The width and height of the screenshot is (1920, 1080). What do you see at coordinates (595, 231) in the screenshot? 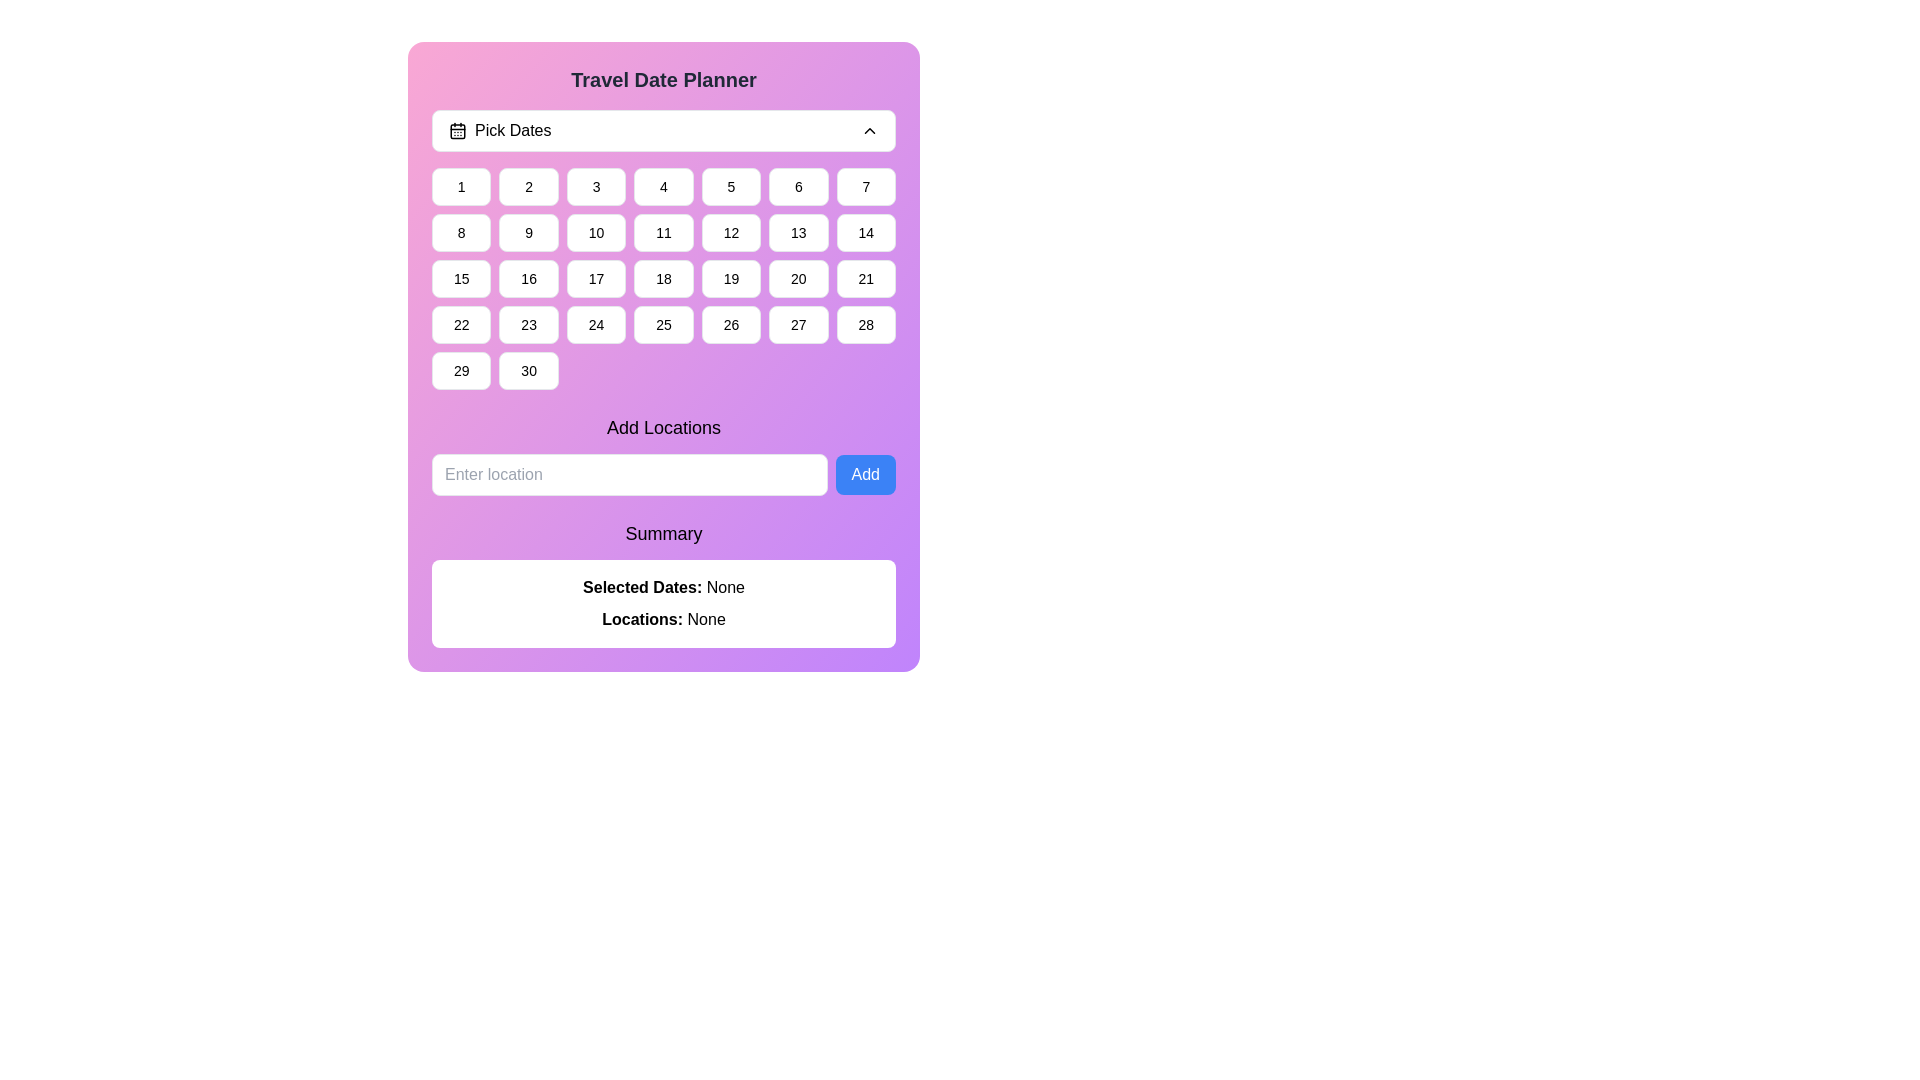
I see `the button representing the date '10' in the date picker grid located below the 'Pick Dates' header` at bounding box center [595, 231].